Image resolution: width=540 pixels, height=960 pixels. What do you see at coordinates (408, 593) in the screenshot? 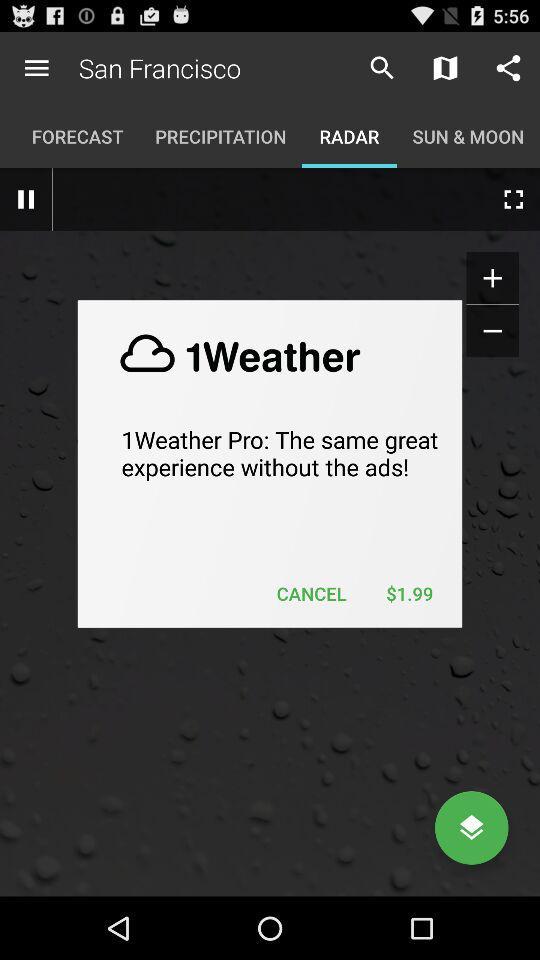
I see `$1.99` at bounding box center [408, 593].